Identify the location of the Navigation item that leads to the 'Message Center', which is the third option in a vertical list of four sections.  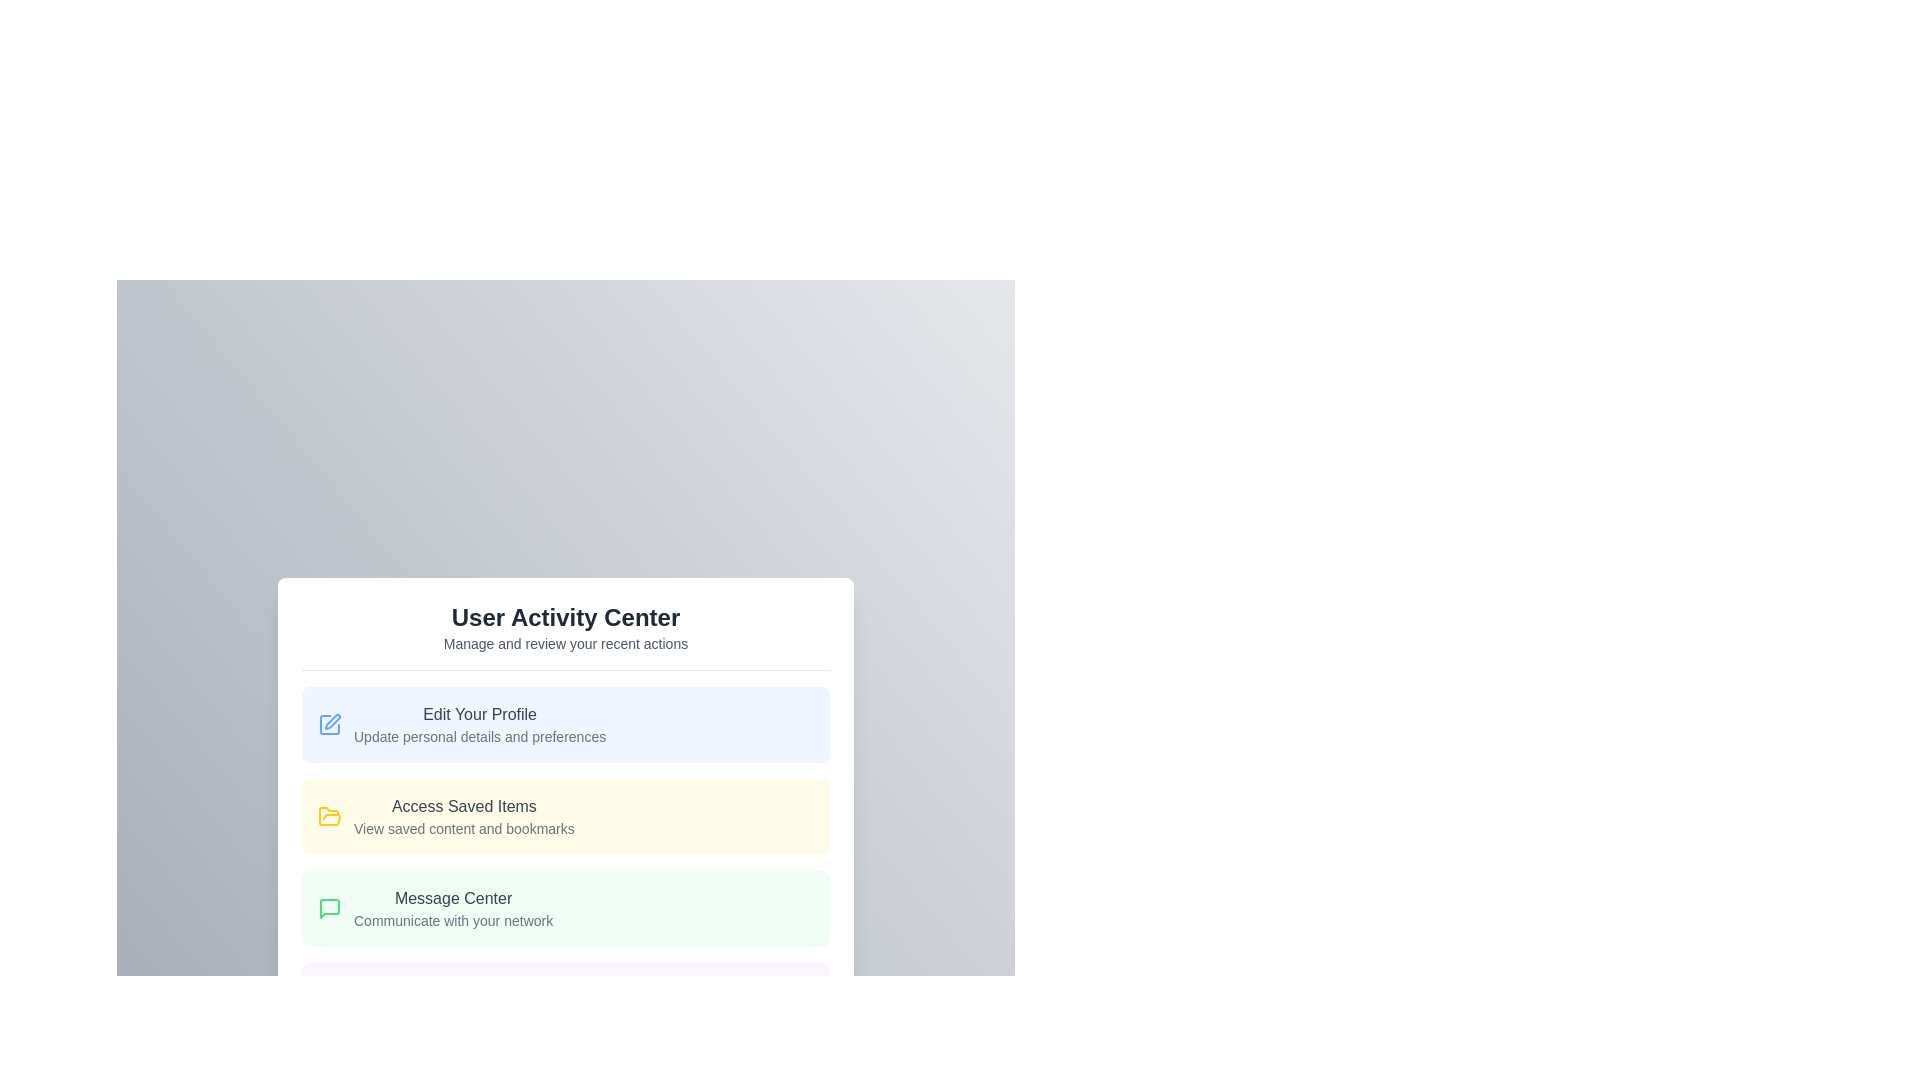
(565, 907).